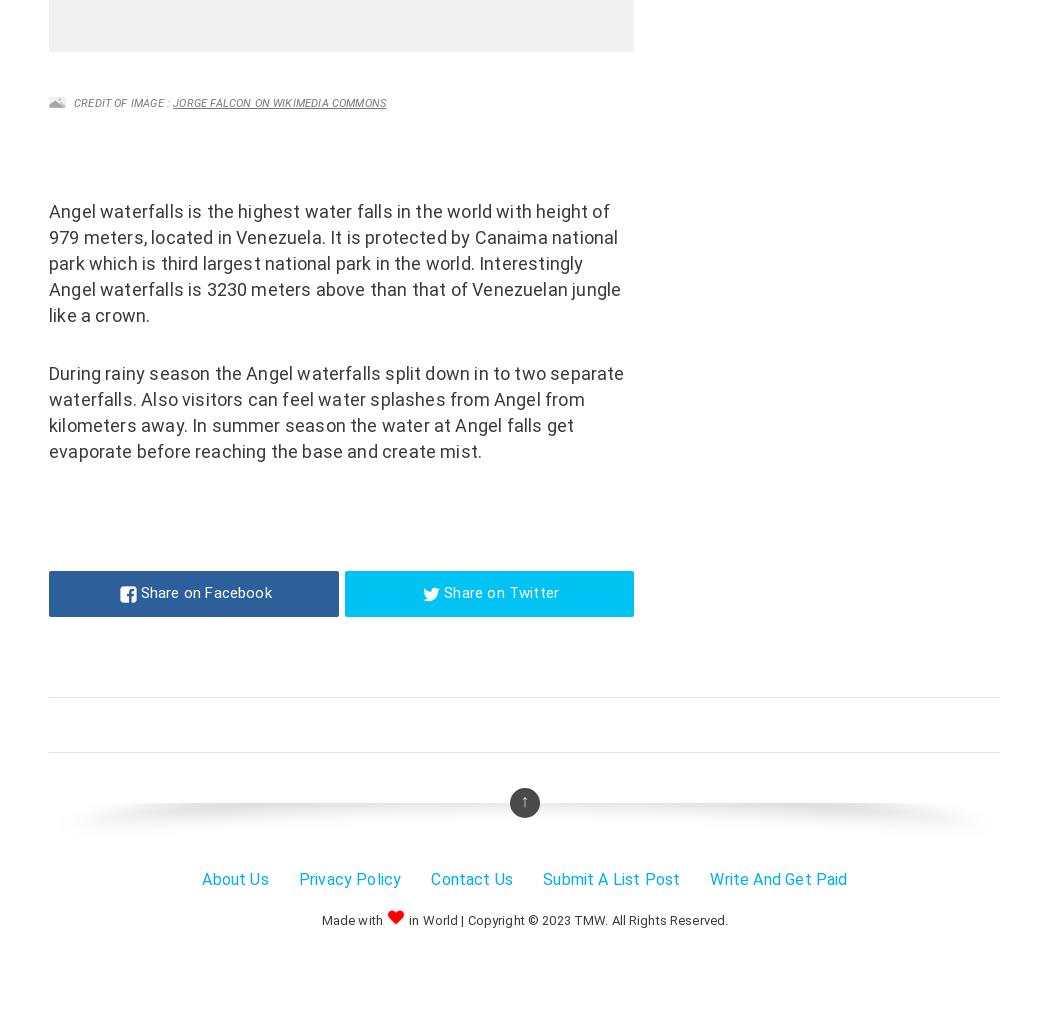 The width and height of the screenshot is (1050, 1017). I want to click on 'Write And Get Paid', so click(710, 878).